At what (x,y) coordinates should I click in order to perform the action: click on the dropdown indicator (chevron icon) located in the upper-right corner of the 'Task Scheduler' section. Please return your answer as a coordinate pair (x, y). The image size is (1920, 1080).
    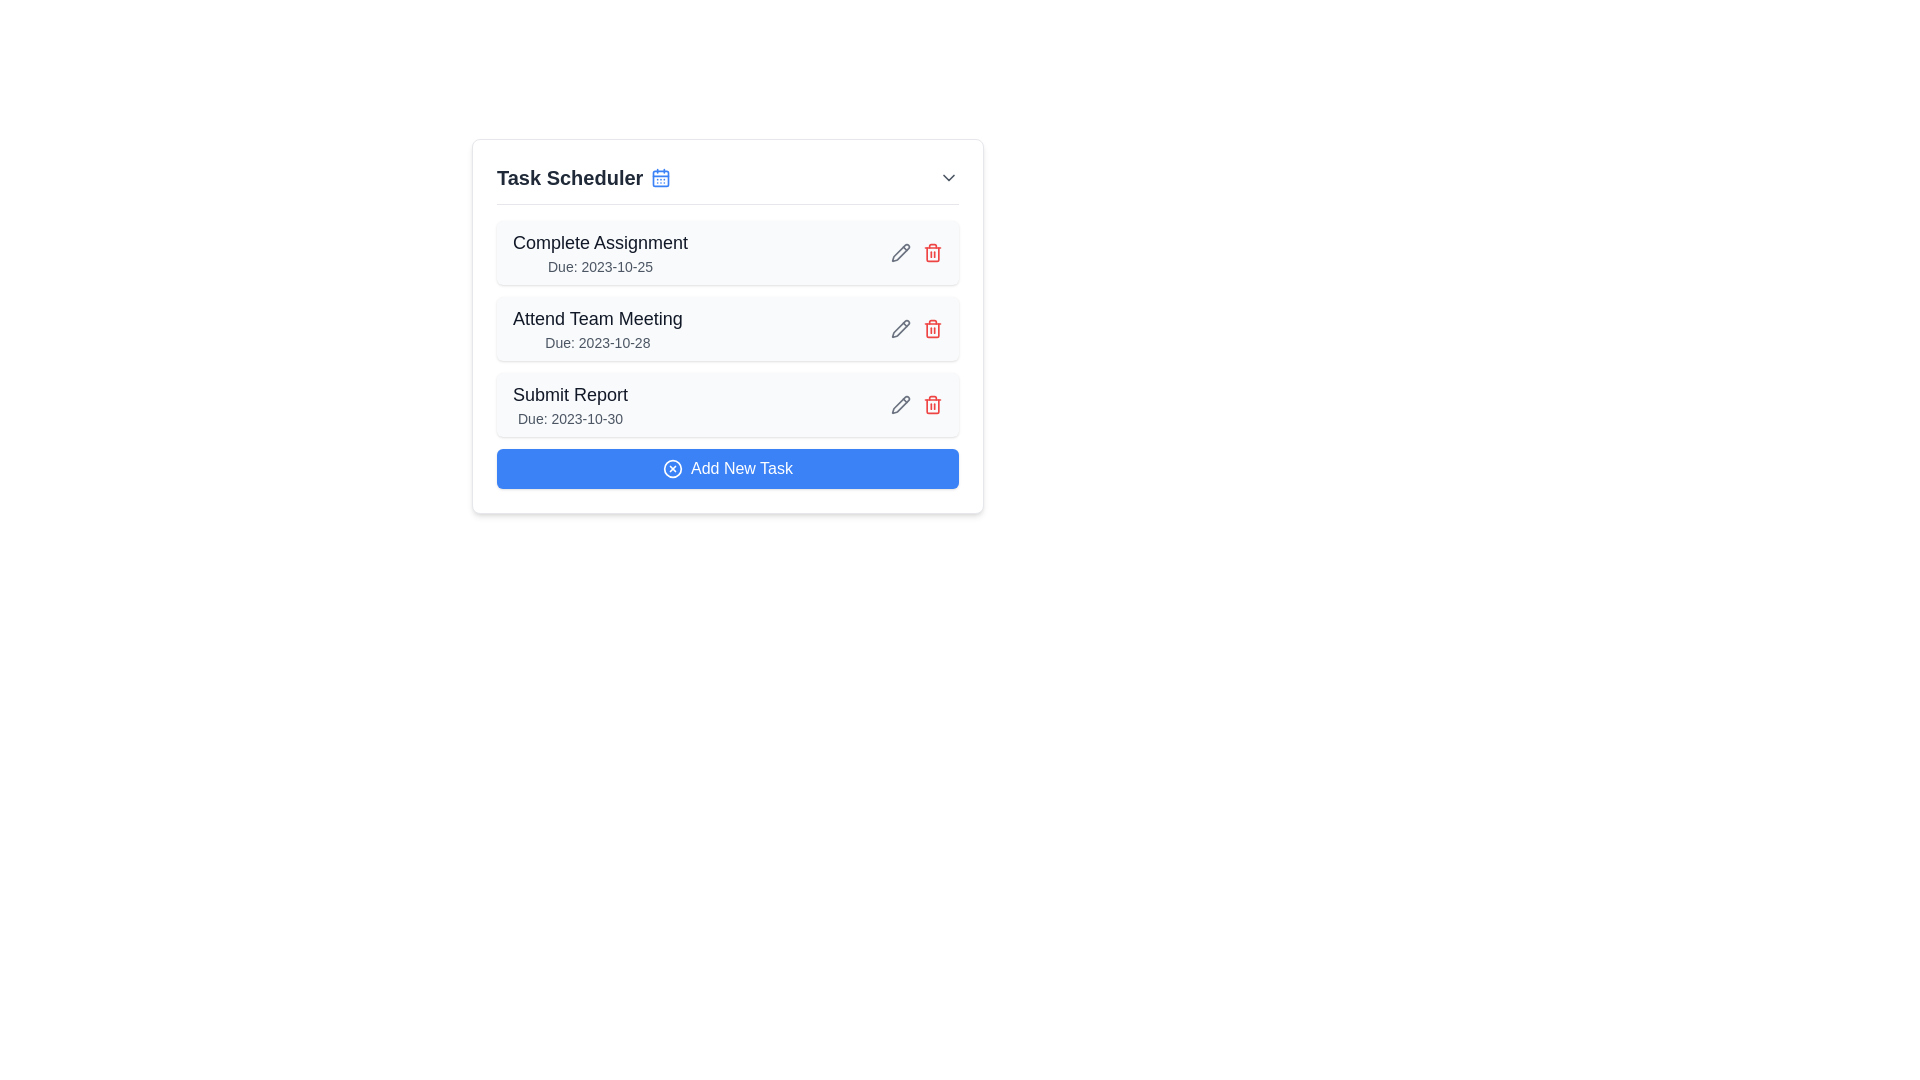
    Looking at the image, I should click on (948, 176).